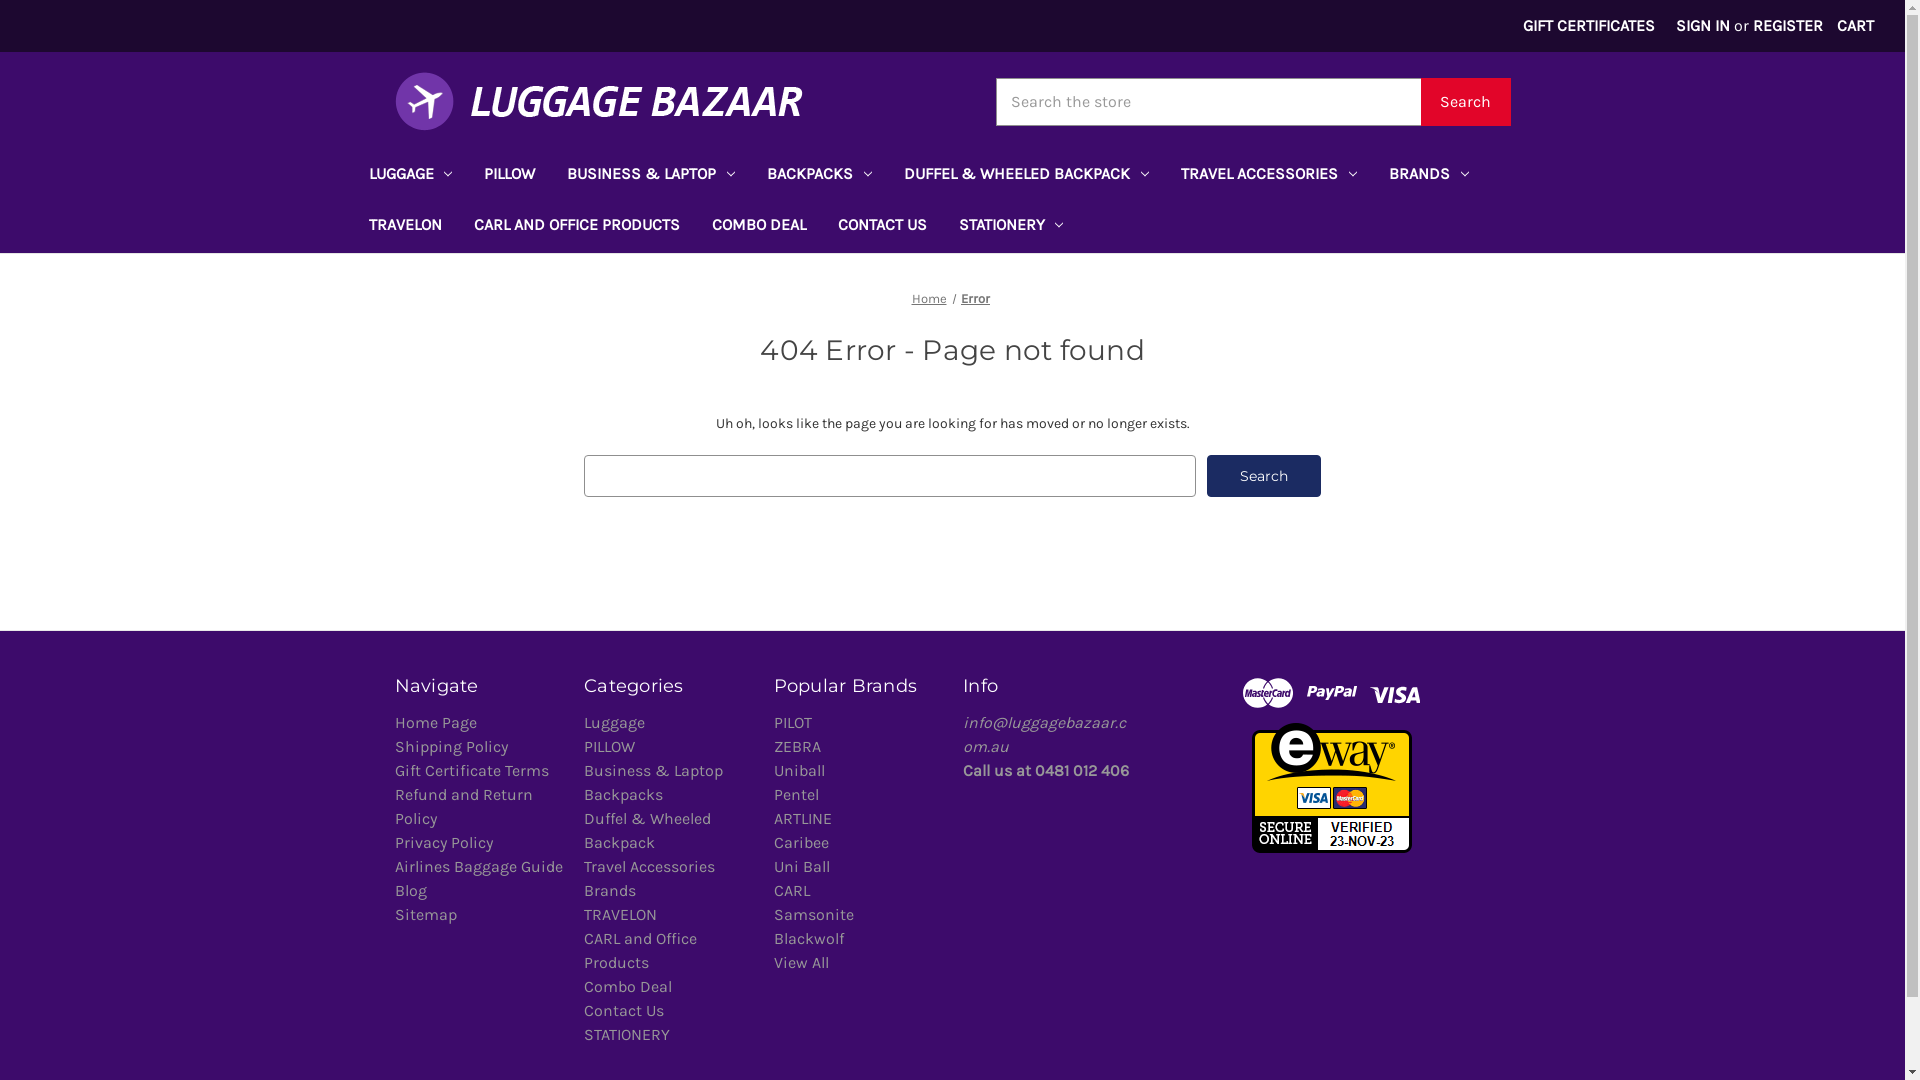  Describe the element at coordinates (461, 805) in the screenshot. I see `'Refund and Return Policy'` at that location.